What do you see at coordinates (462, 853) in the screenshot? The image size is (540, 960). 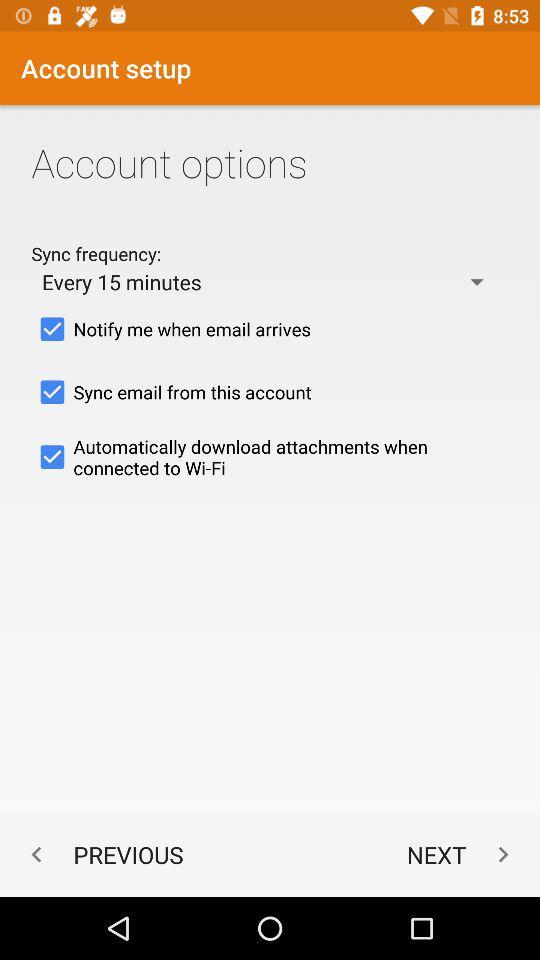 I see `icon to the right of the previous app` at bounding box center [462, 853].